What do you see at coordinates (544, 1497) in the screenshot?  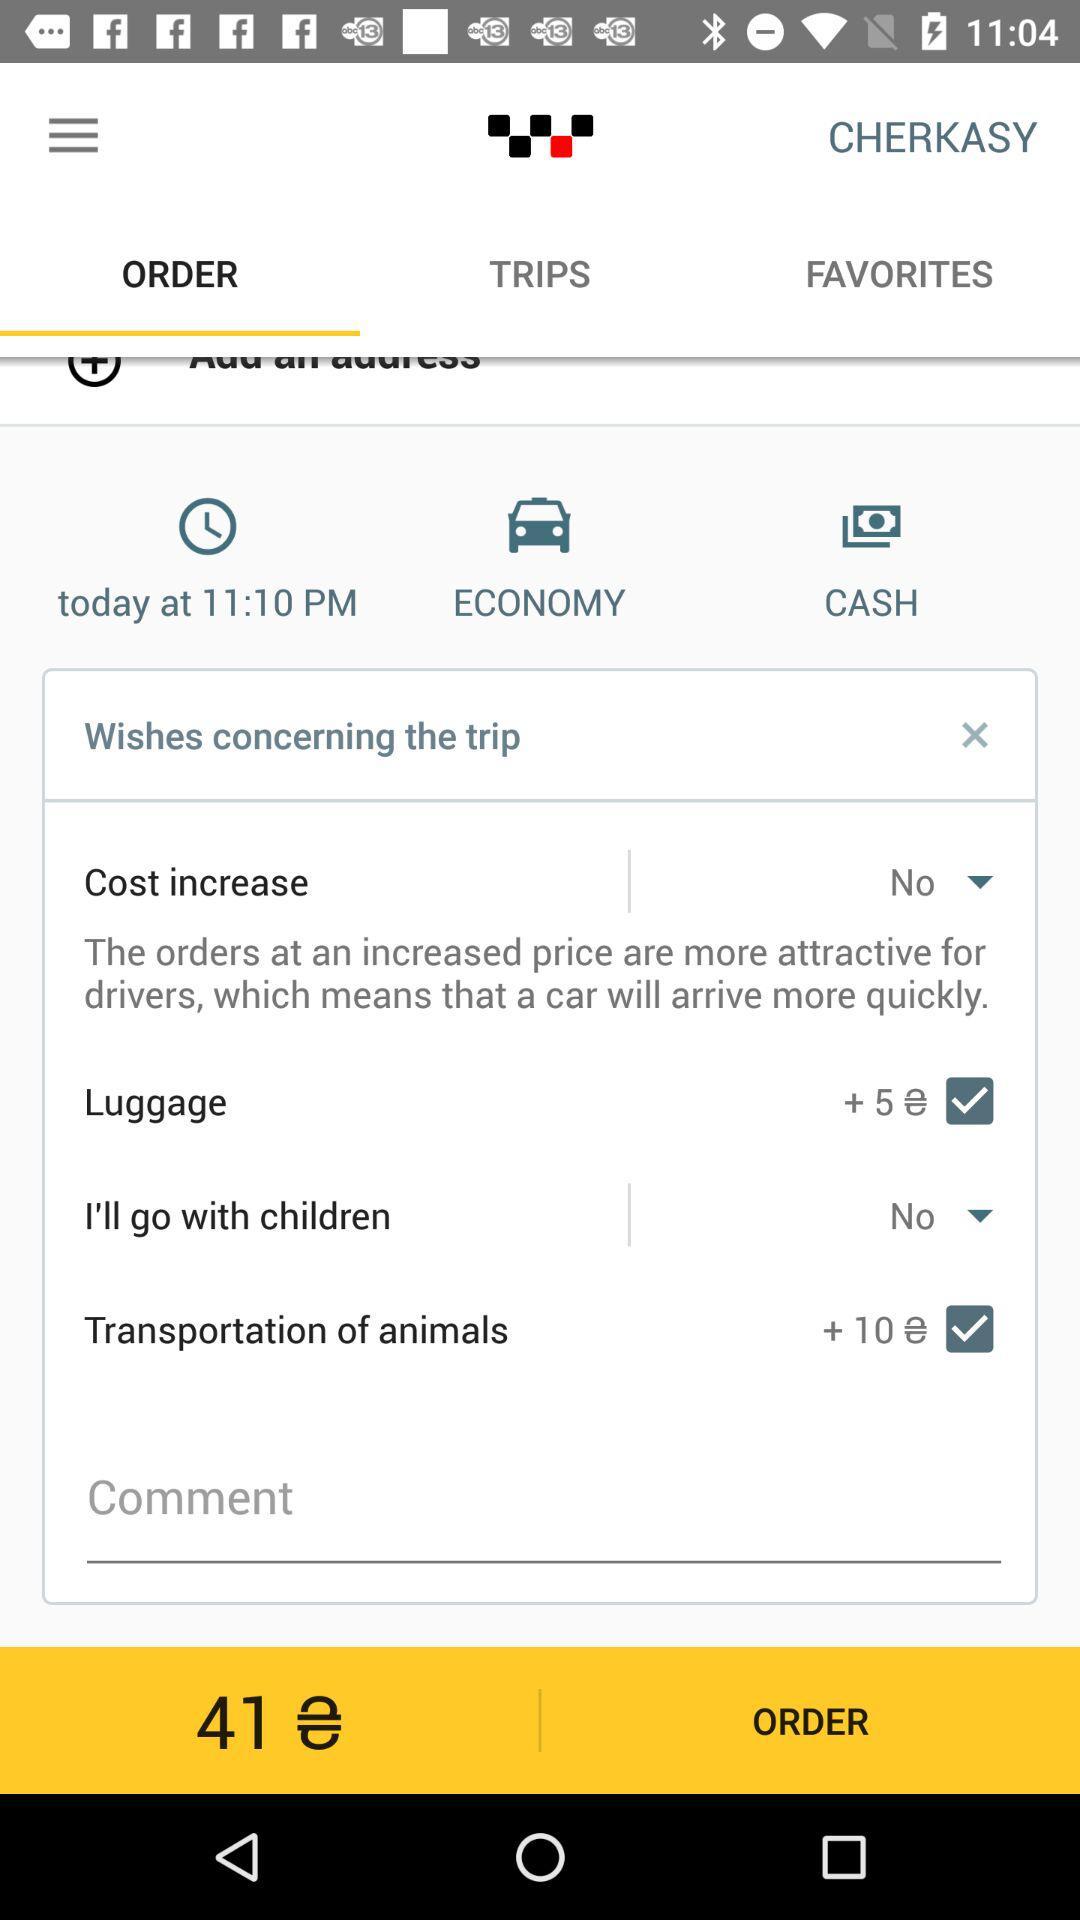 I see `type a comment` at bounding box center [544, 1497].